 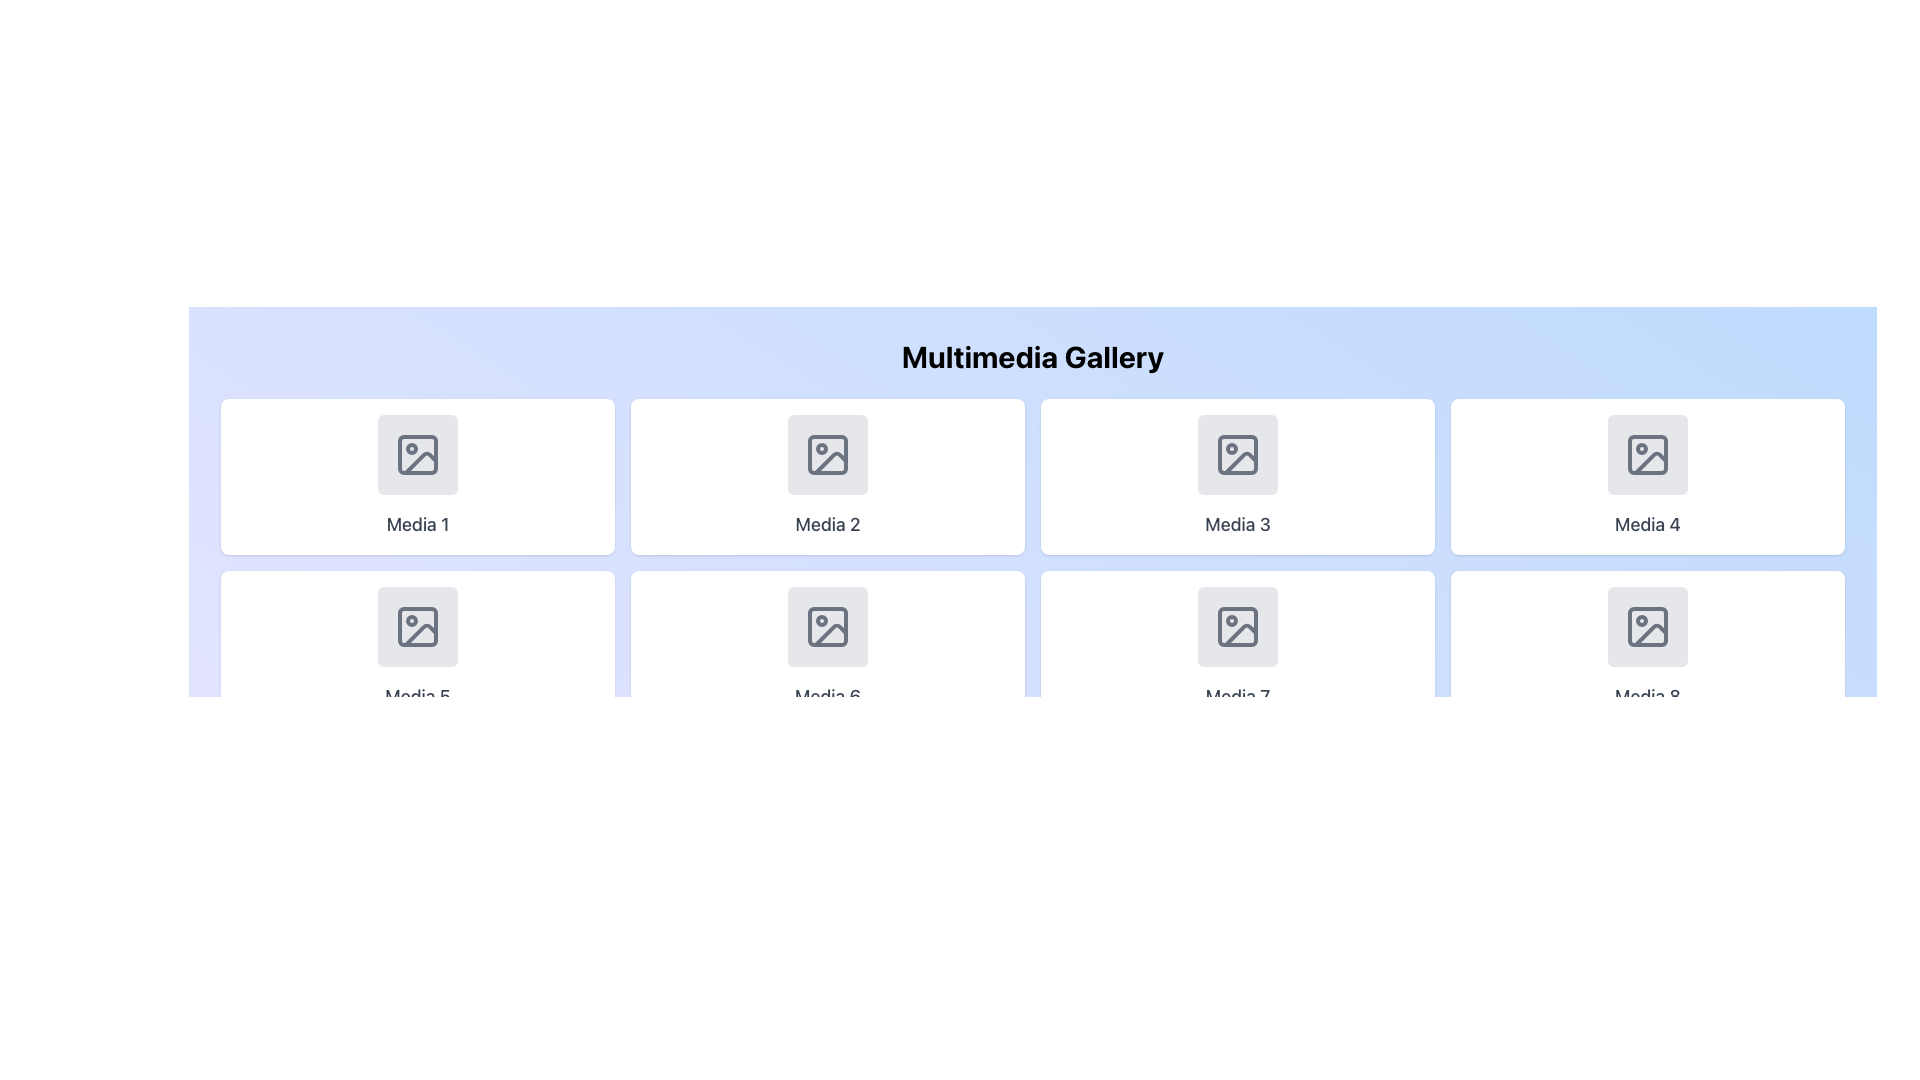 What do you see at coordinates (1237, 477) in the screenshot?
I see `the third card in the 'Multimedia Gallery' grid` at bounding box center [1237, 477].